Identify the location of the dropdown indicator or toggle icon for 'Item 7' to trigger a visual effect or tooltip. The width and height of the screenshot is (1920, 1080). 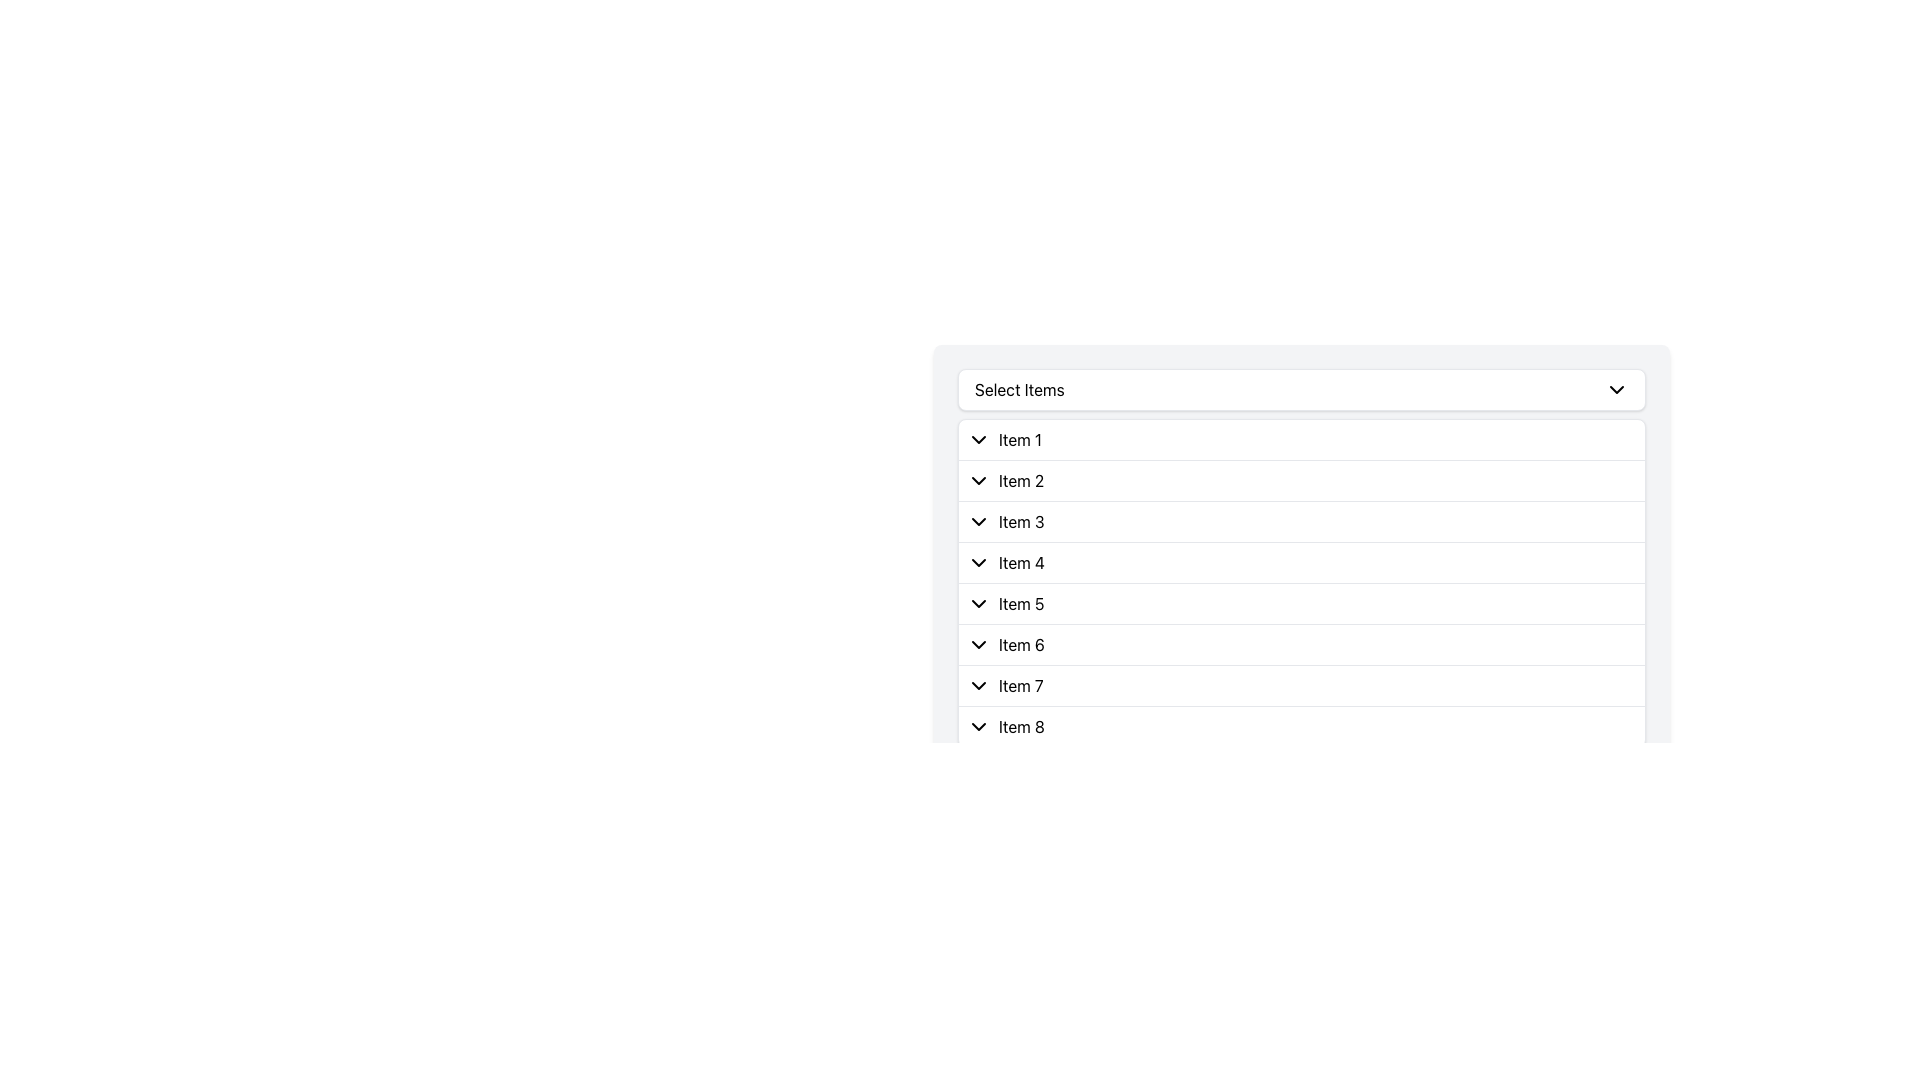
(979, 685).